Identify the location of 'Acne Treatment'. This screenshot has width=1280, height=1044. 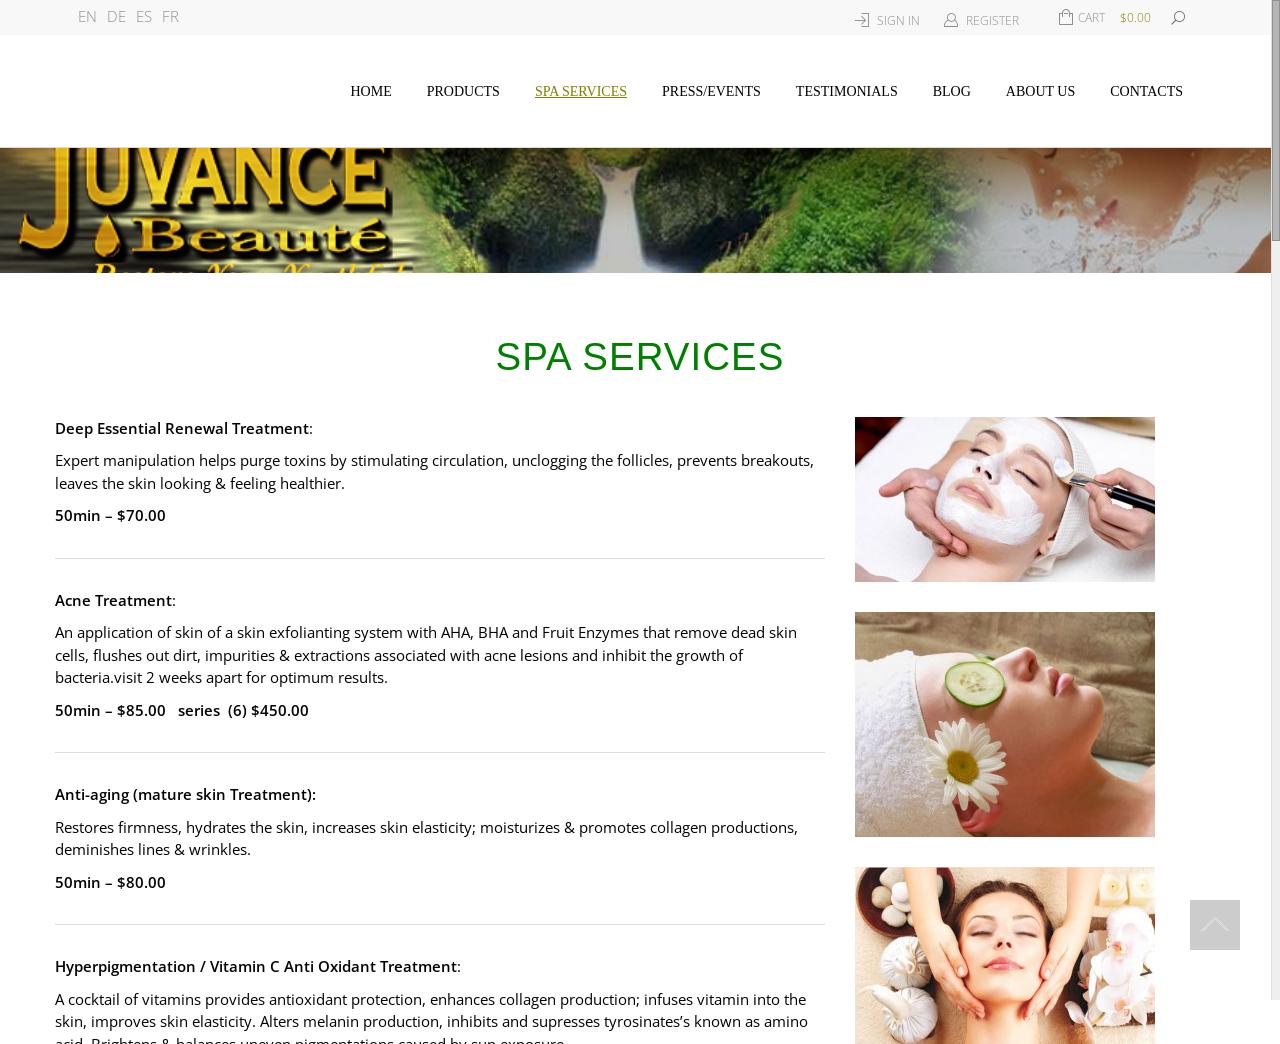
(112, 599).